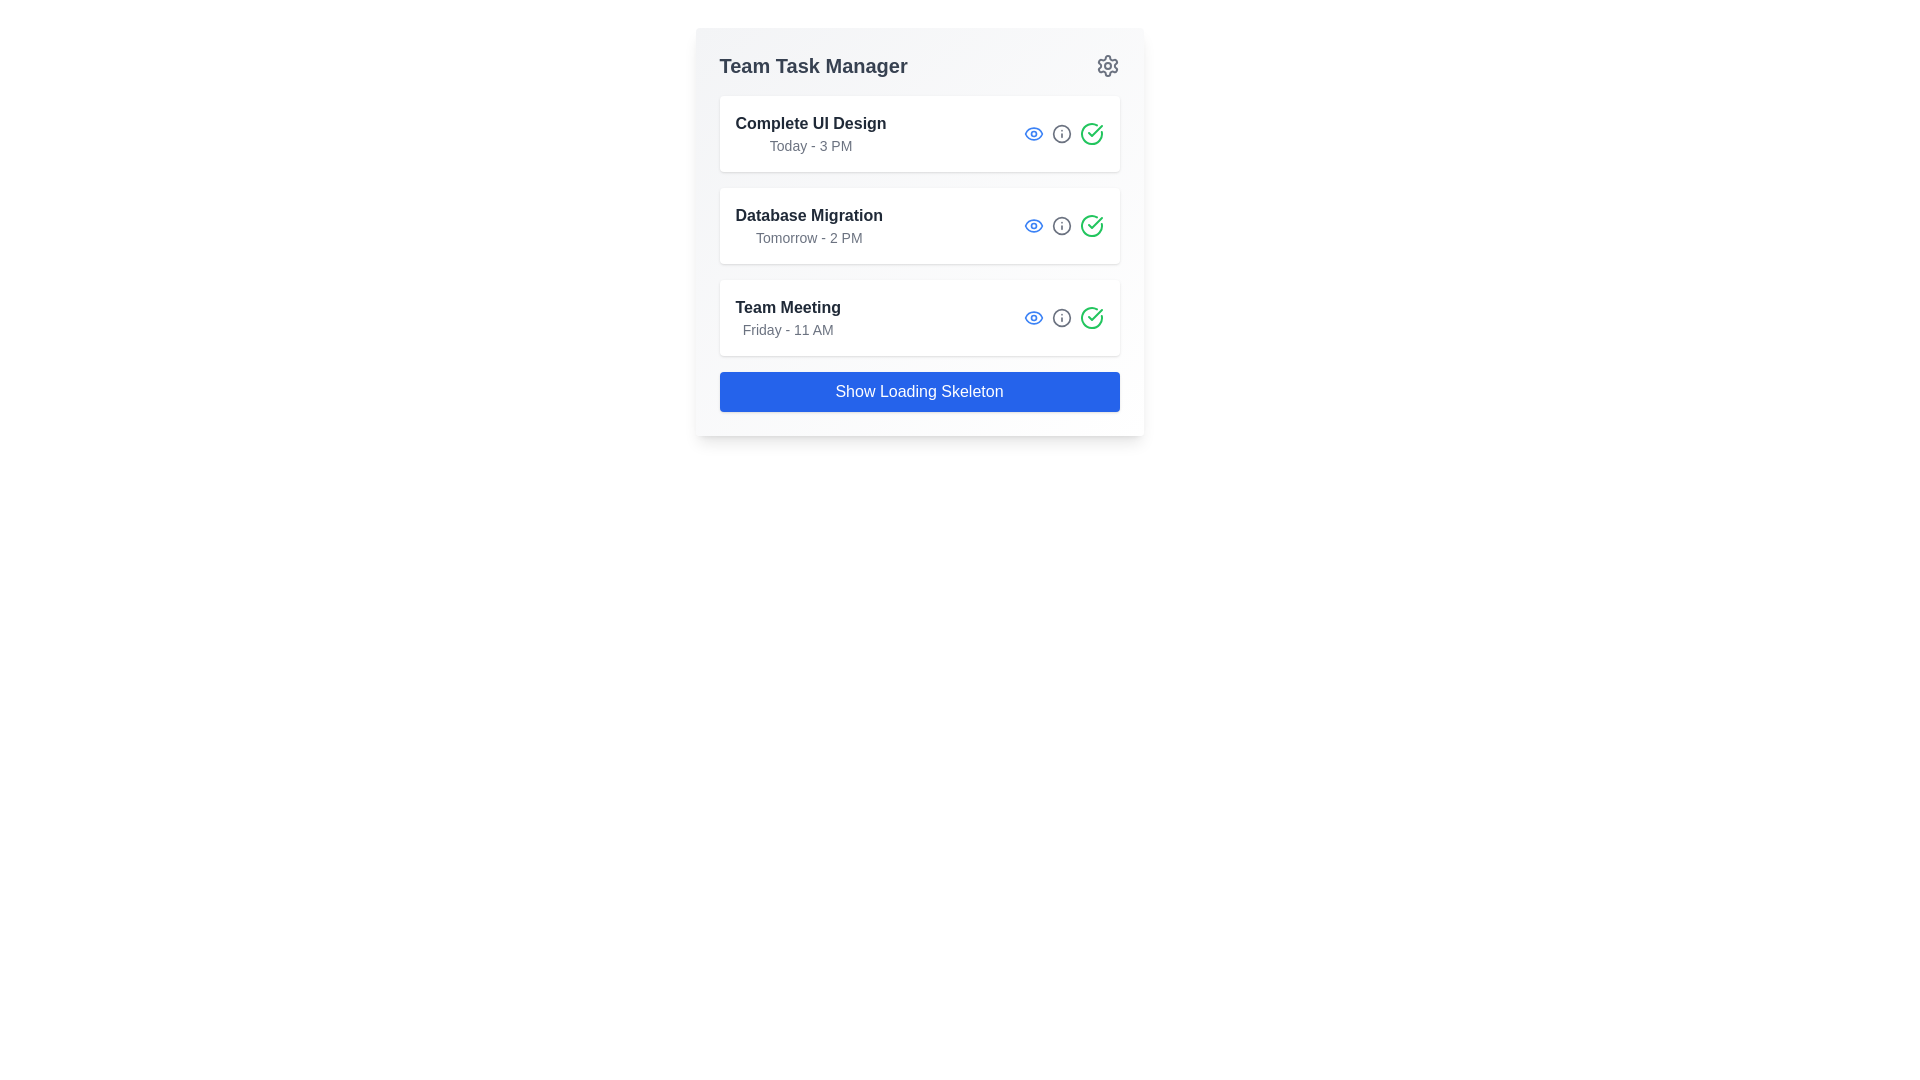  What do you see at coordinates (918, 316) in the screenshot?
I see `the icons within the 'Team Meeting' card component, which is the third item in a vertically stacked list of task cards` at bounding box center [918, 316].